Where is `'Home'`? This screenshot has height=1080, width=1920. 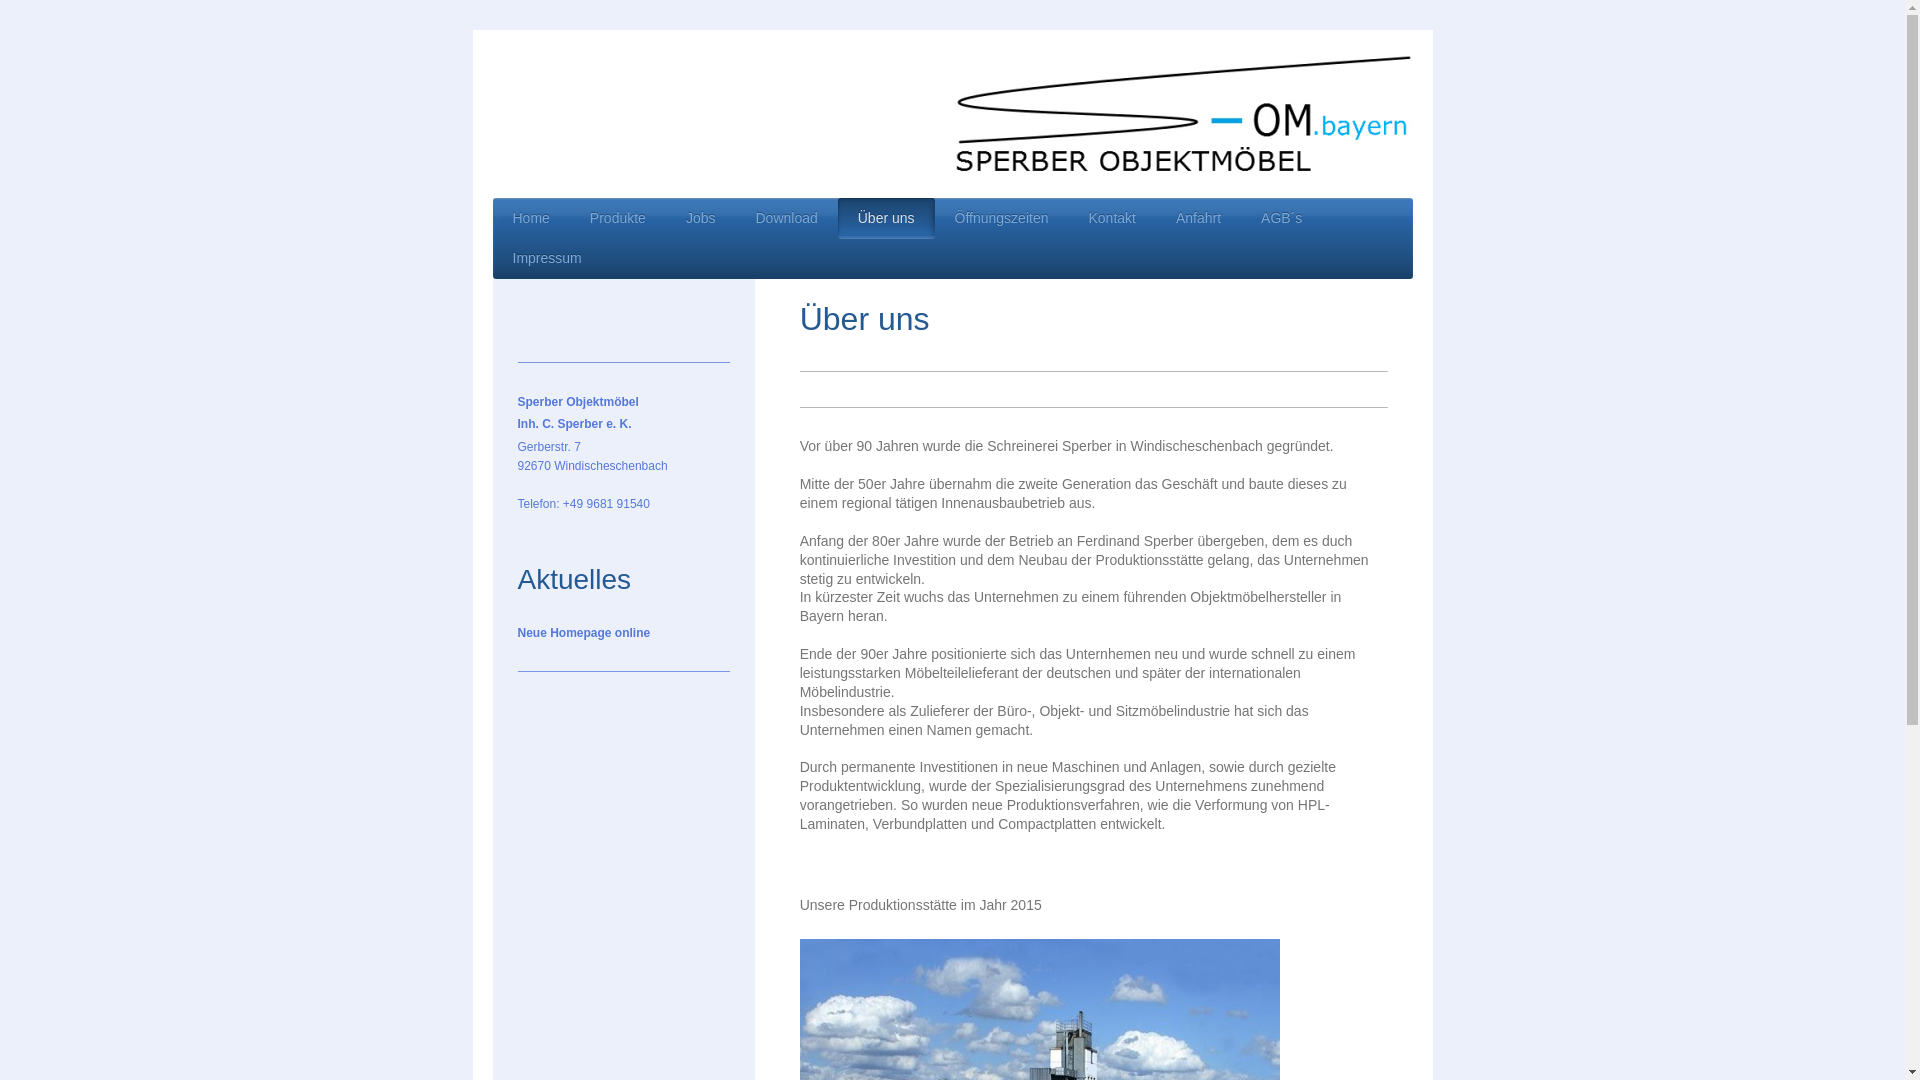 'Home' is located at coordinates (530, 218).